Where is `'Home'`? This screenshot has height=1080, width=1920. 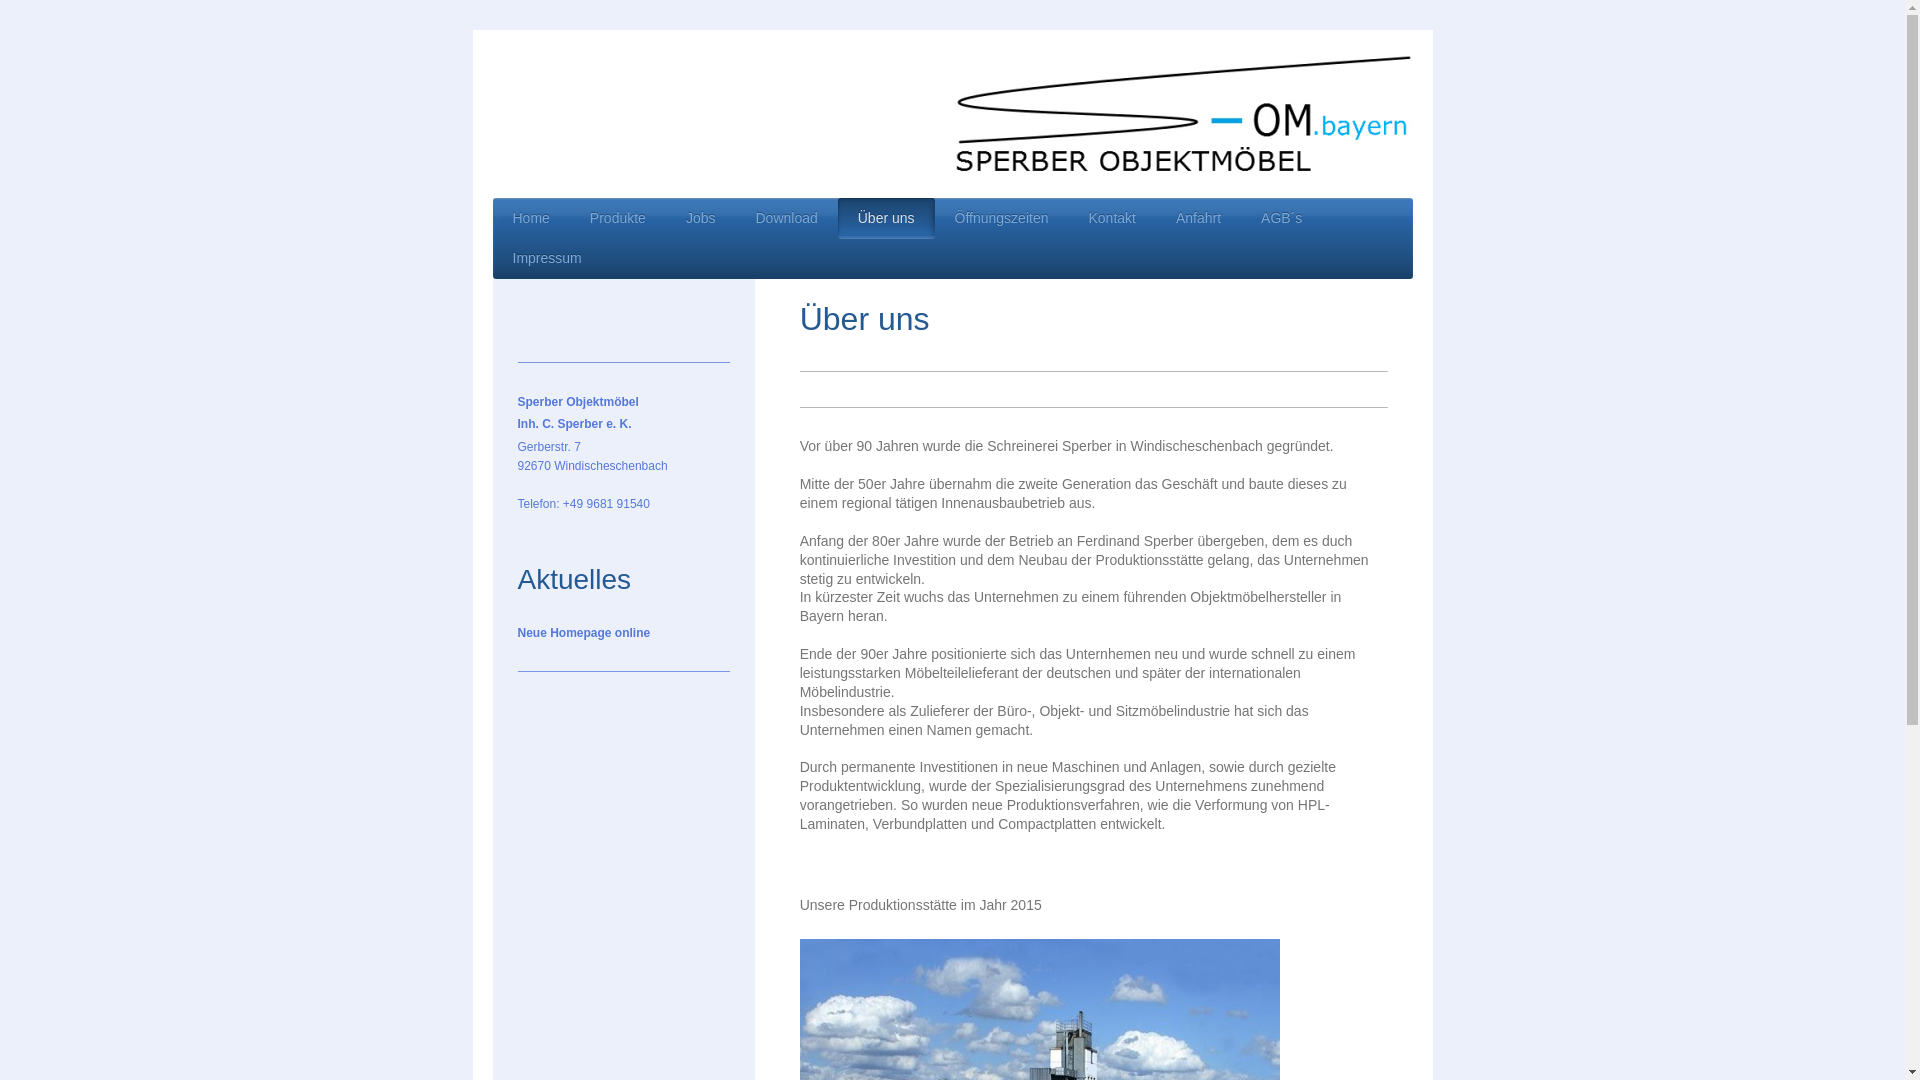 'Home' is located at coordinates (530, 218).